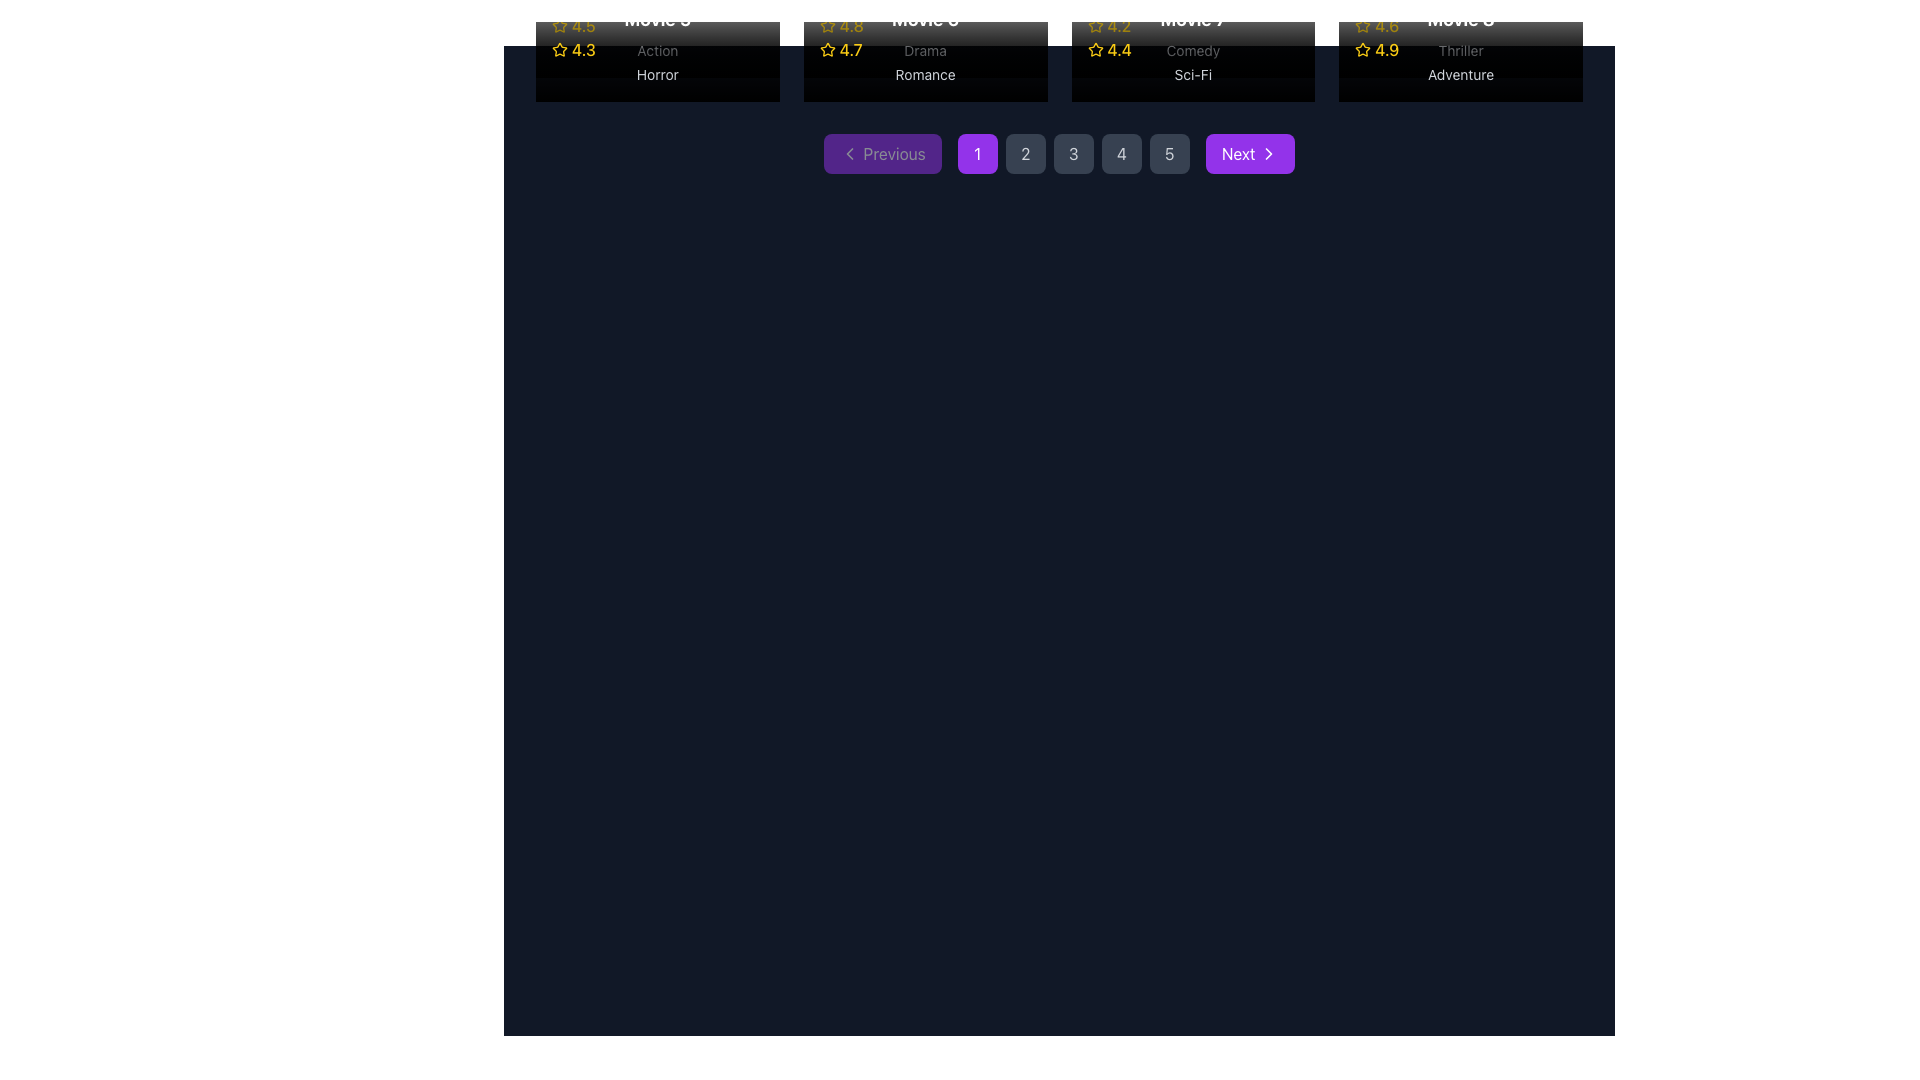 This screenshot has height=1080, width=1920. I want to click on numeric rating (4.2) displayed in the Text Label for the movie 'Movie 9', which is located in the upper portion of the UI next to a yellow star icon, so click(1118, 26).